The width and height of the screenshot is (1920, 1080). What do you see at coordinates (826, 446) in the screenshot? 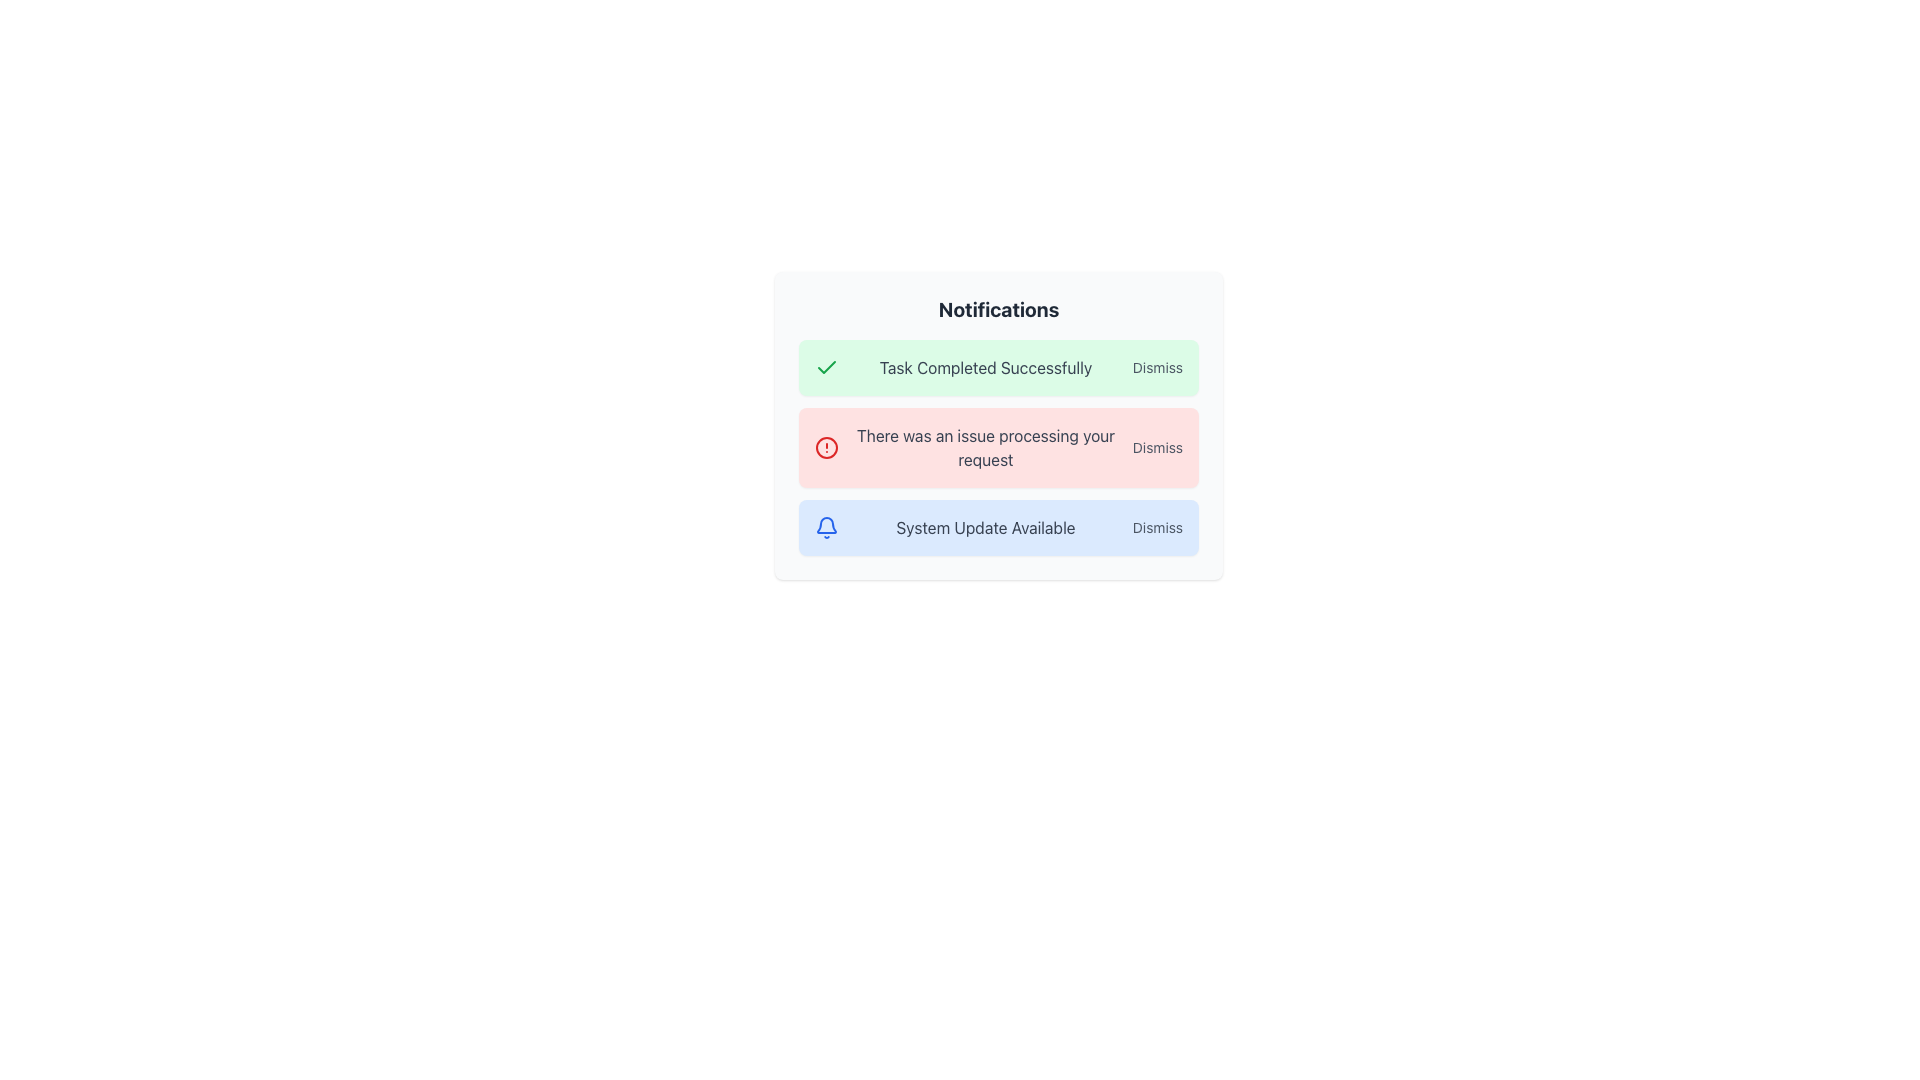
I see `the circular part of the red alert icon located to the left of the text 'There was an issue processing your request' in the notifications panel` at bounding box center [826, 446].